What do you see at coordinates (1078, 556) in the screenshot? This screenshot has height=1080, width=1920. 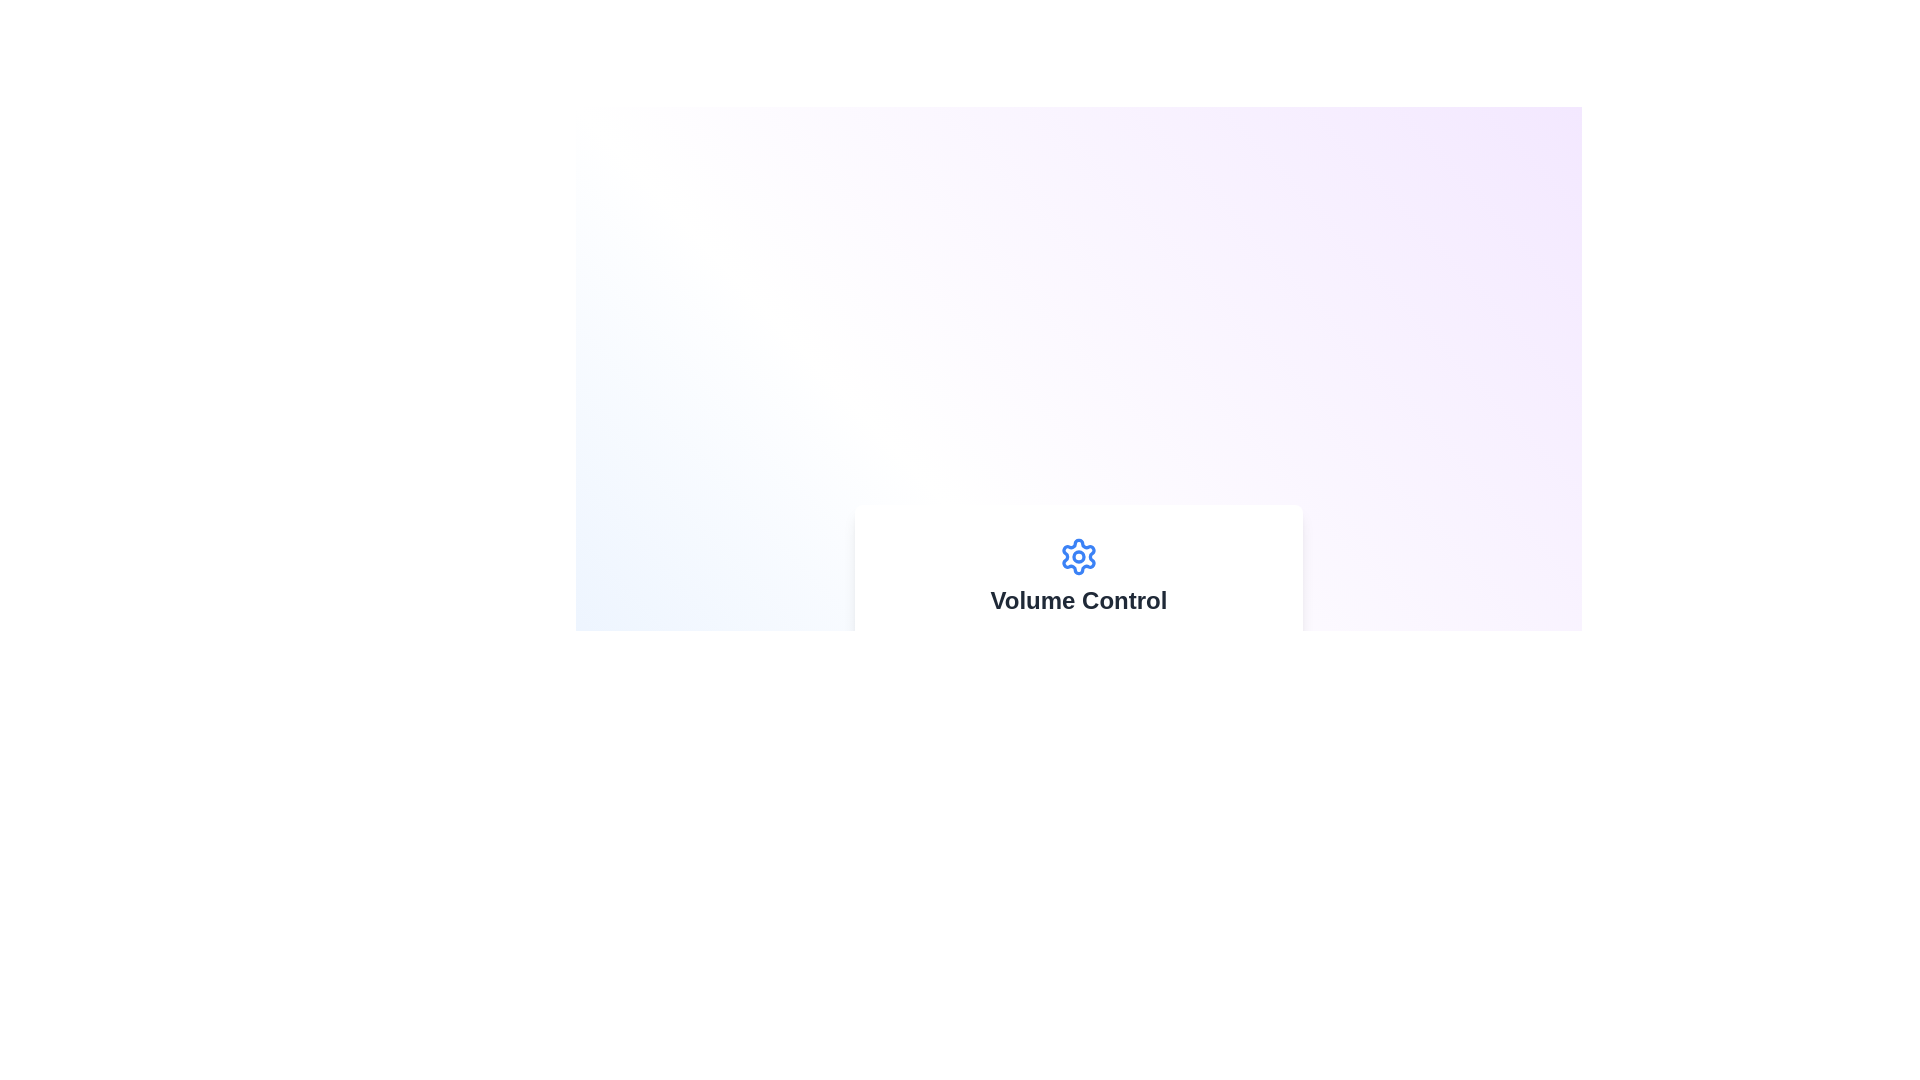 I see `the settings icon represented within the SVG graphics tag, which is situated directly above the 'Volume Control' text` at bounding box center [1078, 556].